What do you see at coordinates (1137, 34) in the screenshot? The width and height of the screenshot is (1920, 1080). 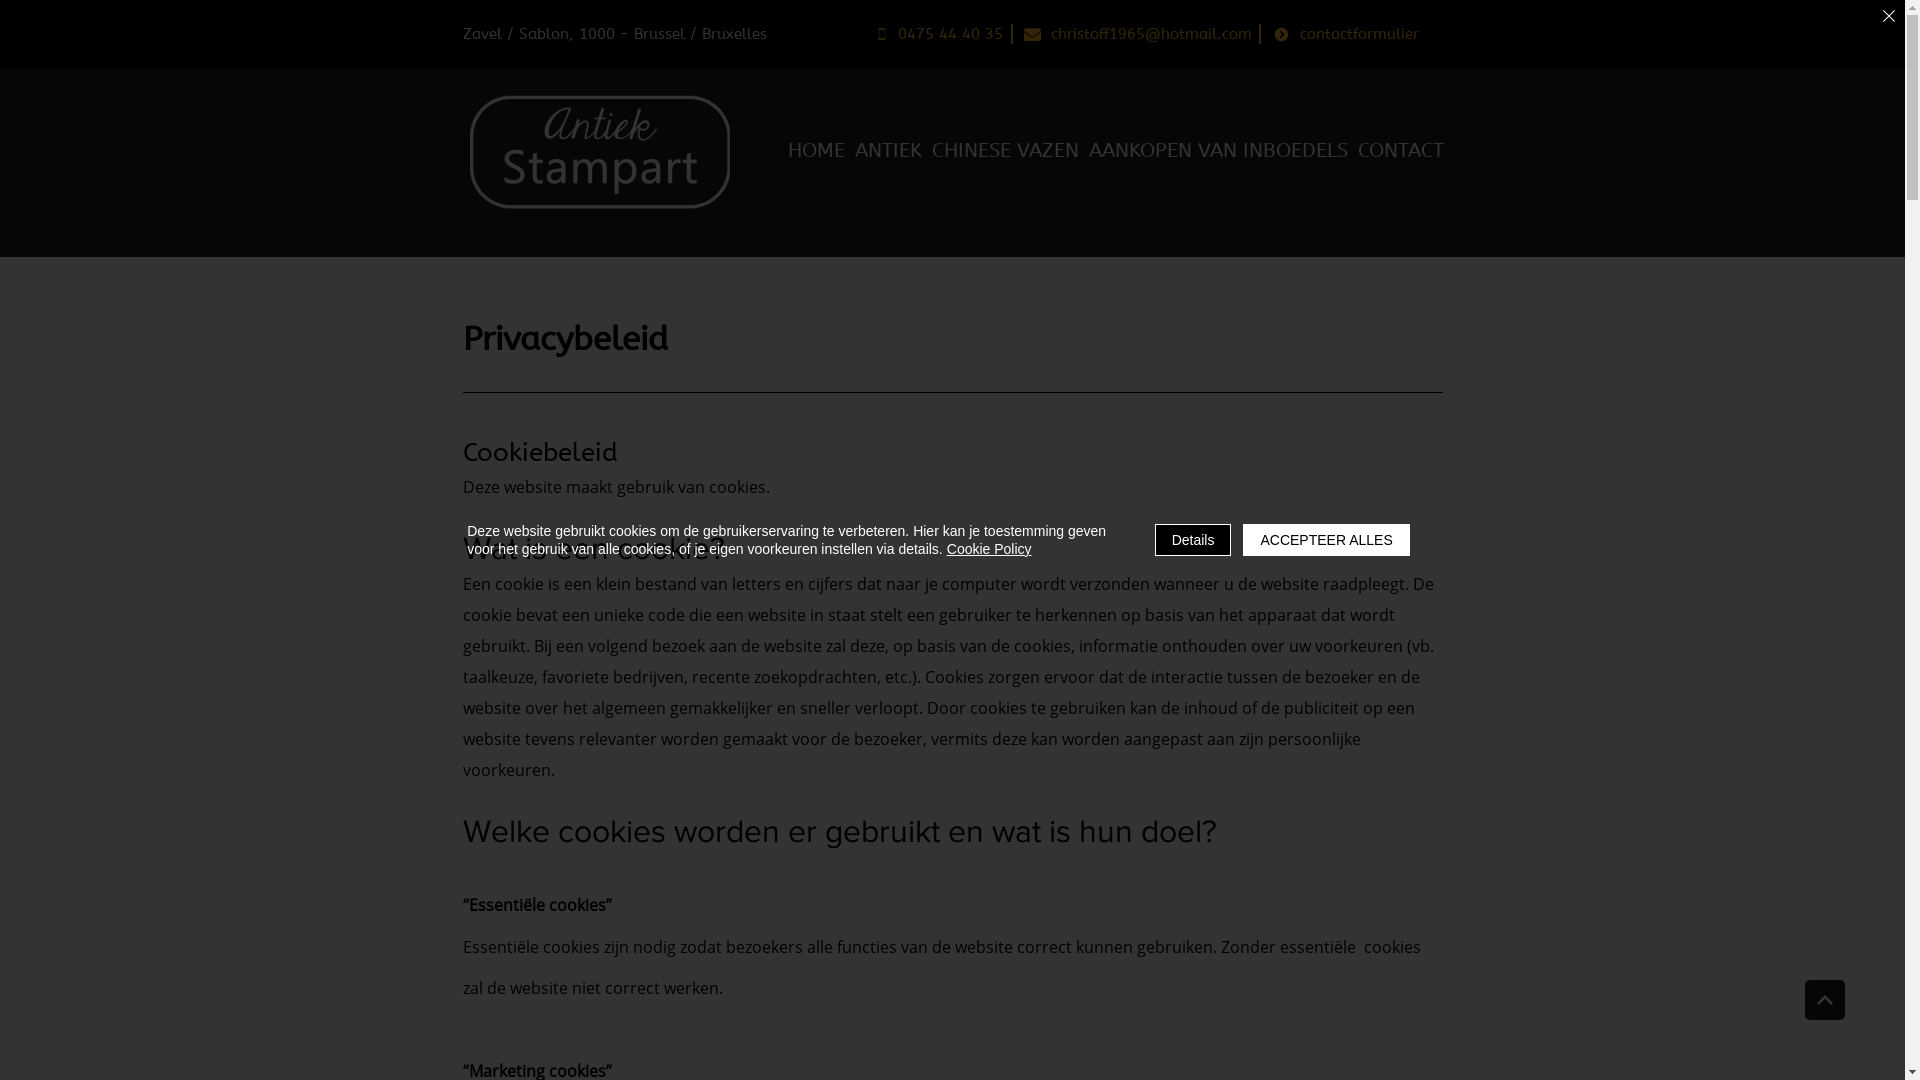 I see `'christoff1965@hotmail.com'` at bounding box center [1137, 34].